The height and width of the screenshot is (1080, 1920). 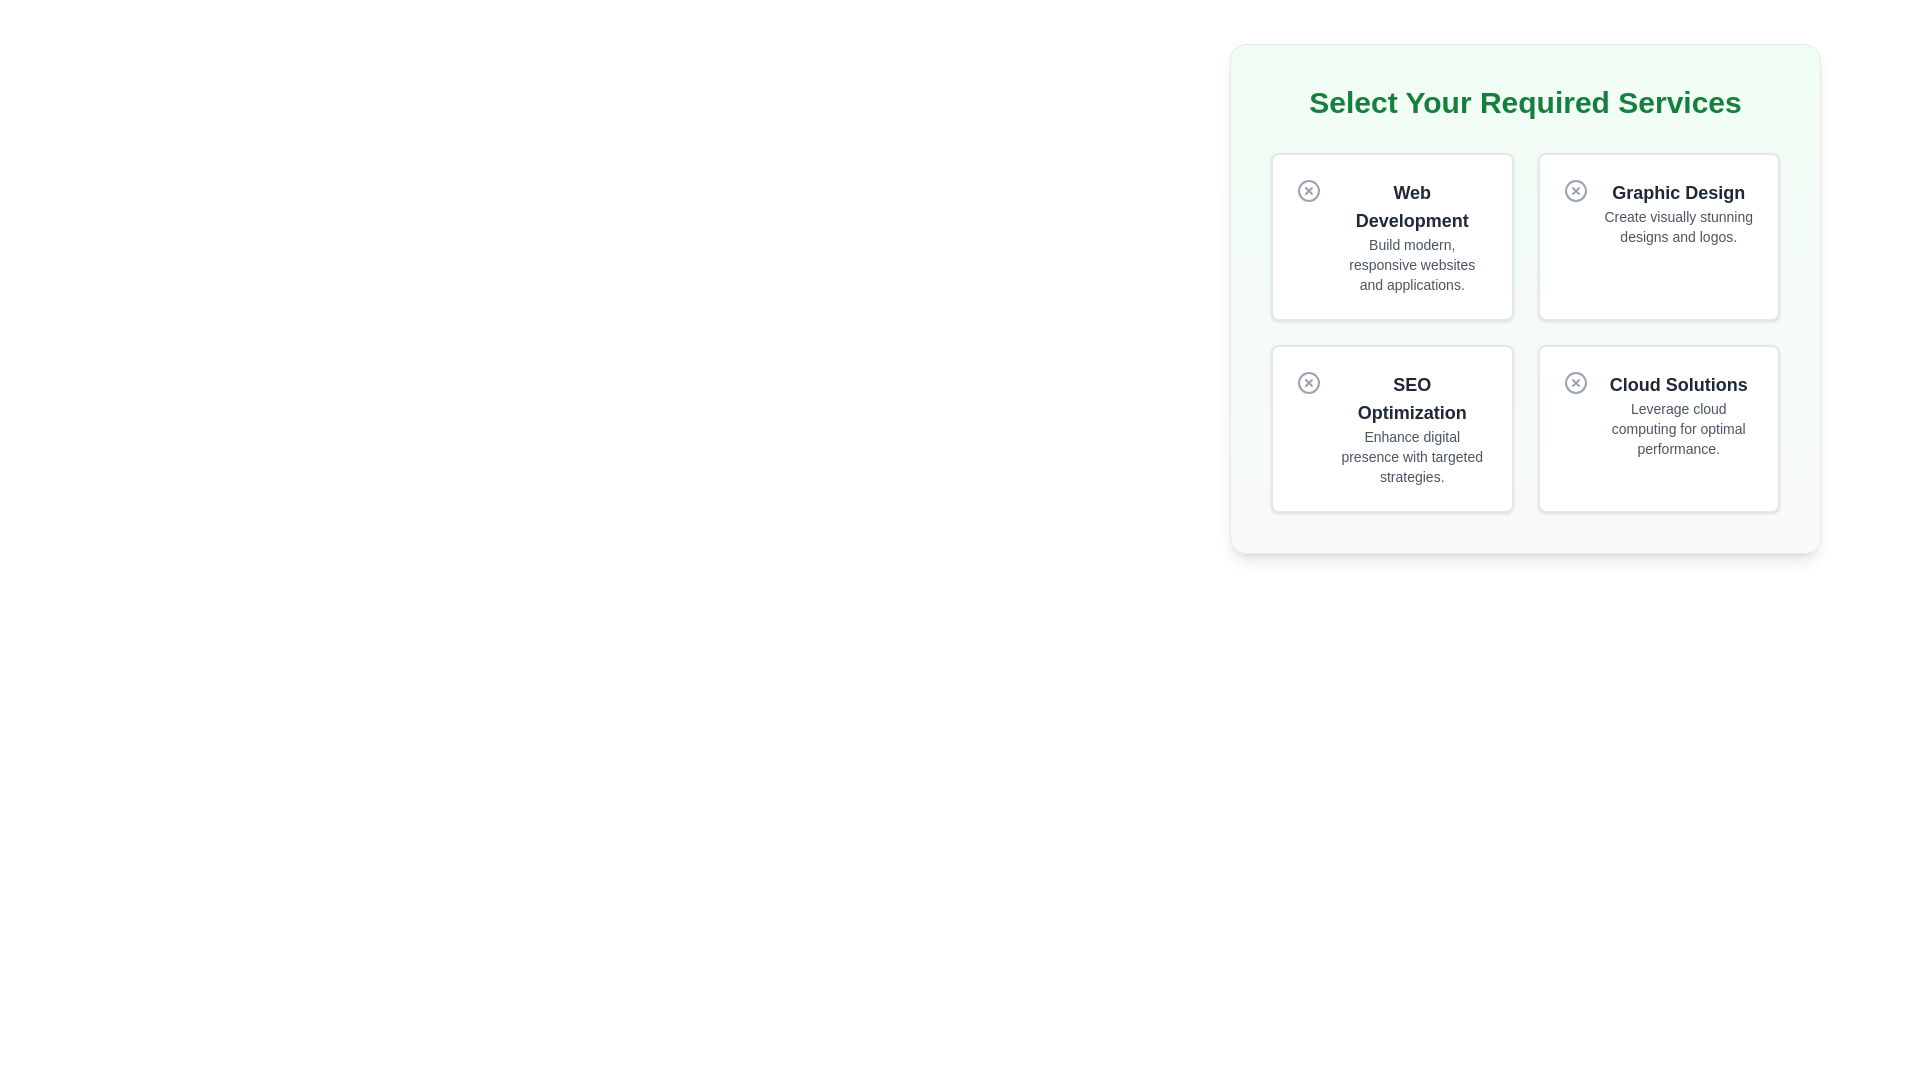 What do you see at coordinates (1309, 191) in the screenshot?
I see `the close icon button located in the top-left corner of the 'Web Development' card to observe the hover effect` at bounding box center [1309, 191].